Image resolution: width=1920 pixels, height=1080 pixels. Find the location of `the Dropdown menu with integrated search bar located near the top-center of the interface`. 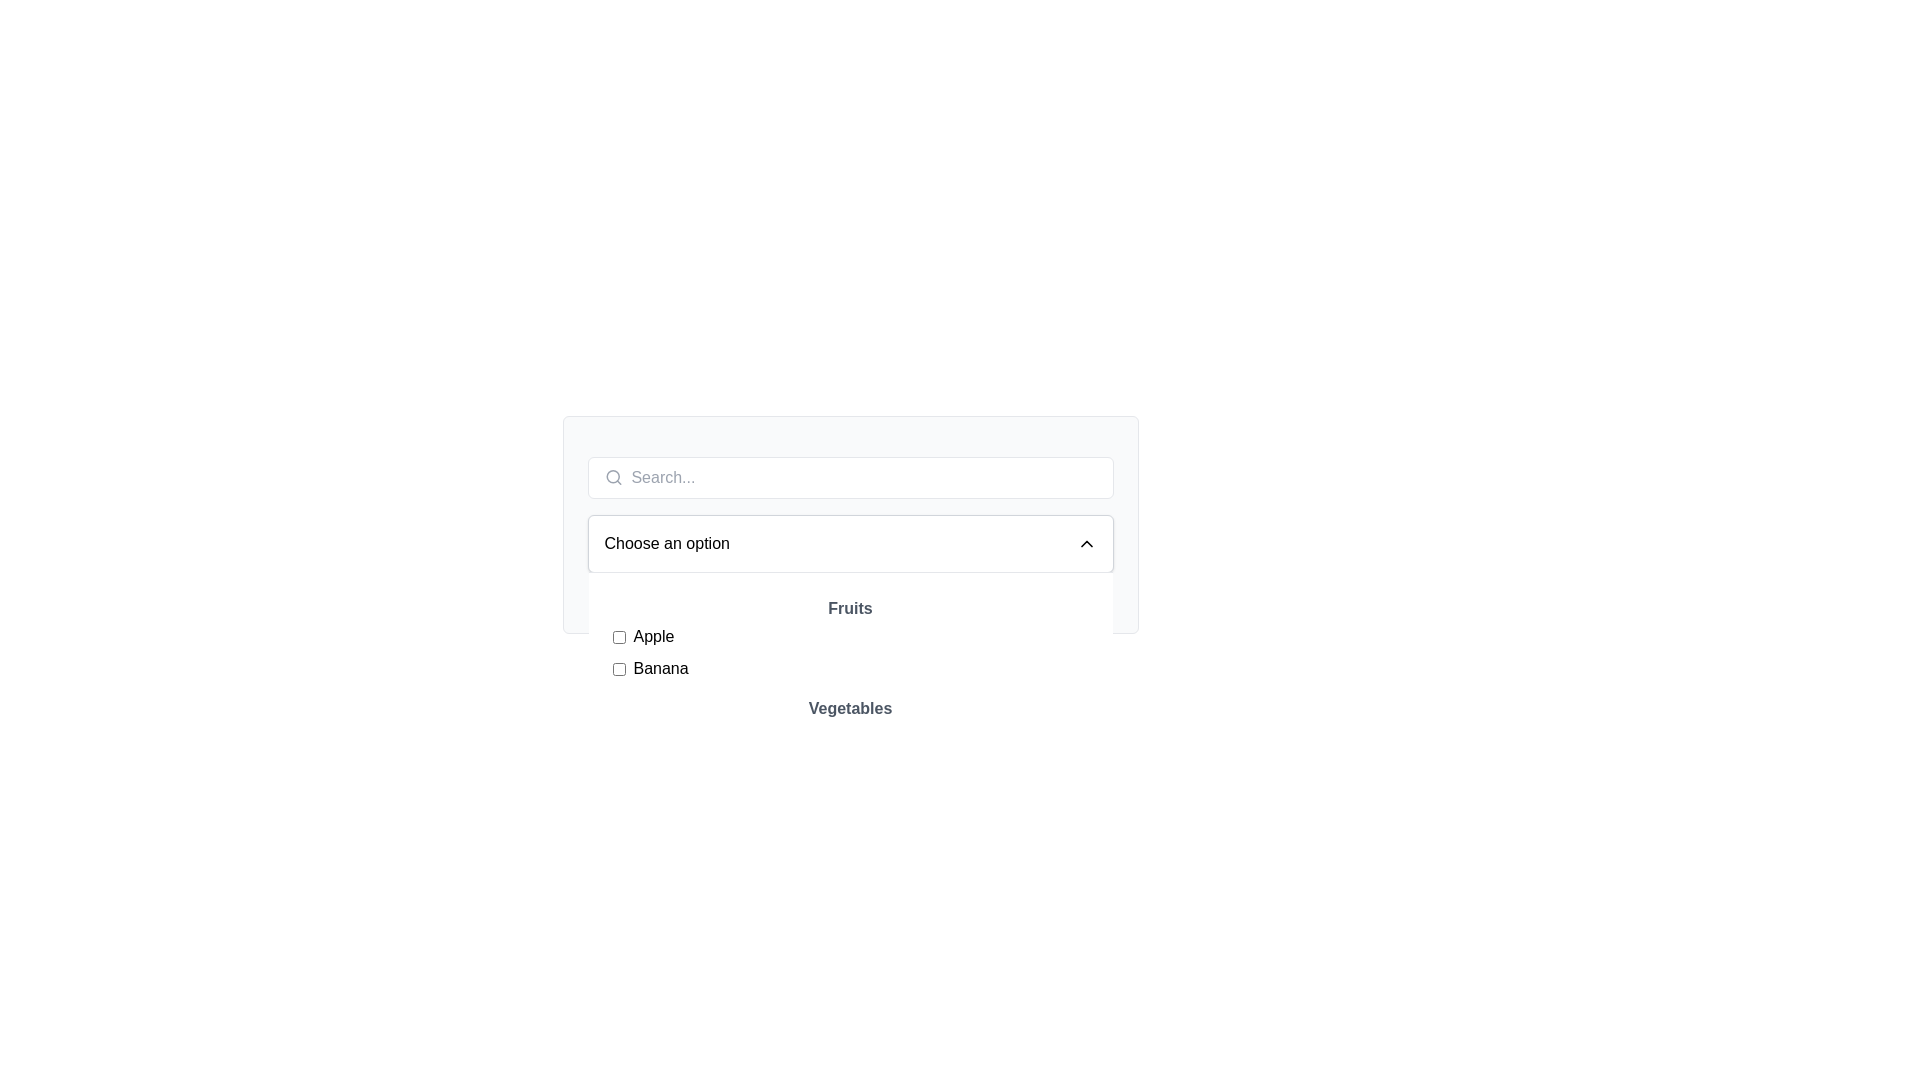

the Dropdown menu with integrated search bar located near the top-center of the interface is located at coordinates (850, 514).